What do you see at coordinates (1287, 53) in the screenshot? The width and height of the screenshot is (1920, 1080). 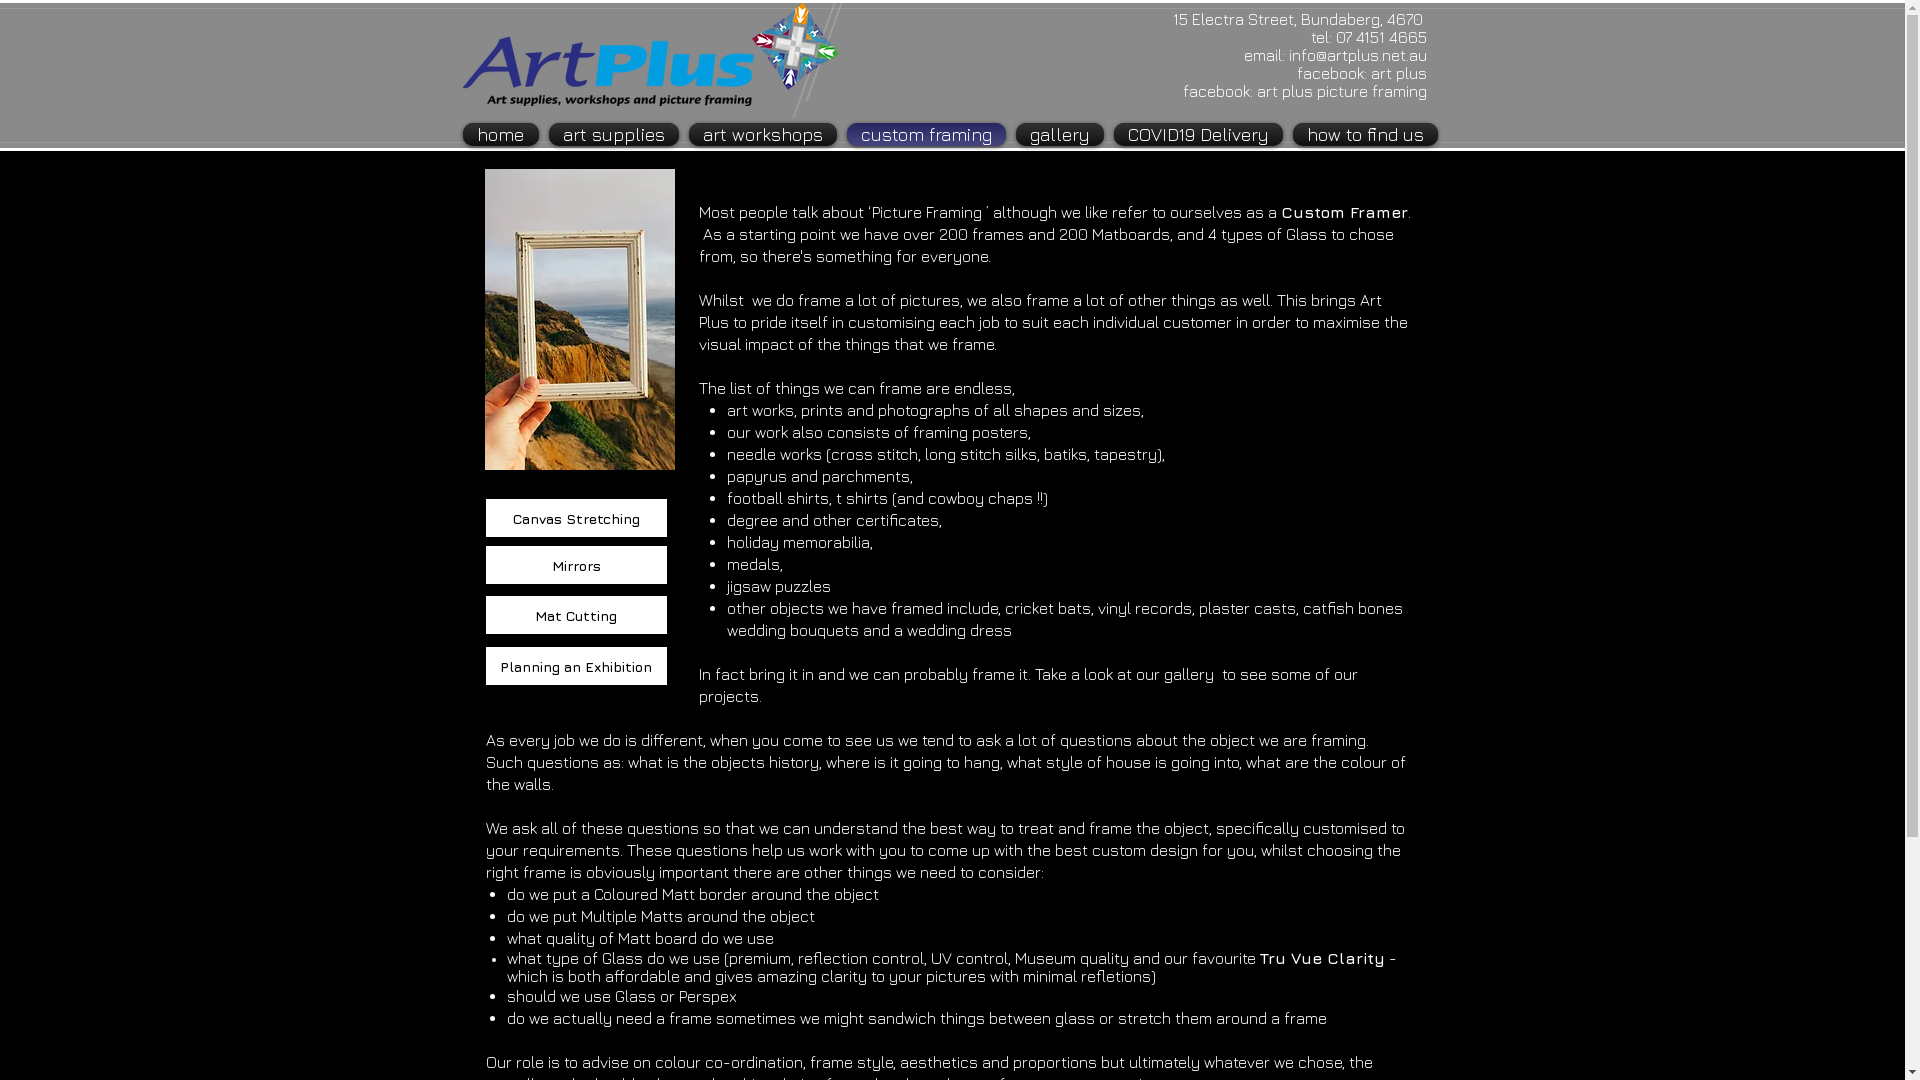 I see `'info@artplus.net.au'` at bounding box center [1287, 53].